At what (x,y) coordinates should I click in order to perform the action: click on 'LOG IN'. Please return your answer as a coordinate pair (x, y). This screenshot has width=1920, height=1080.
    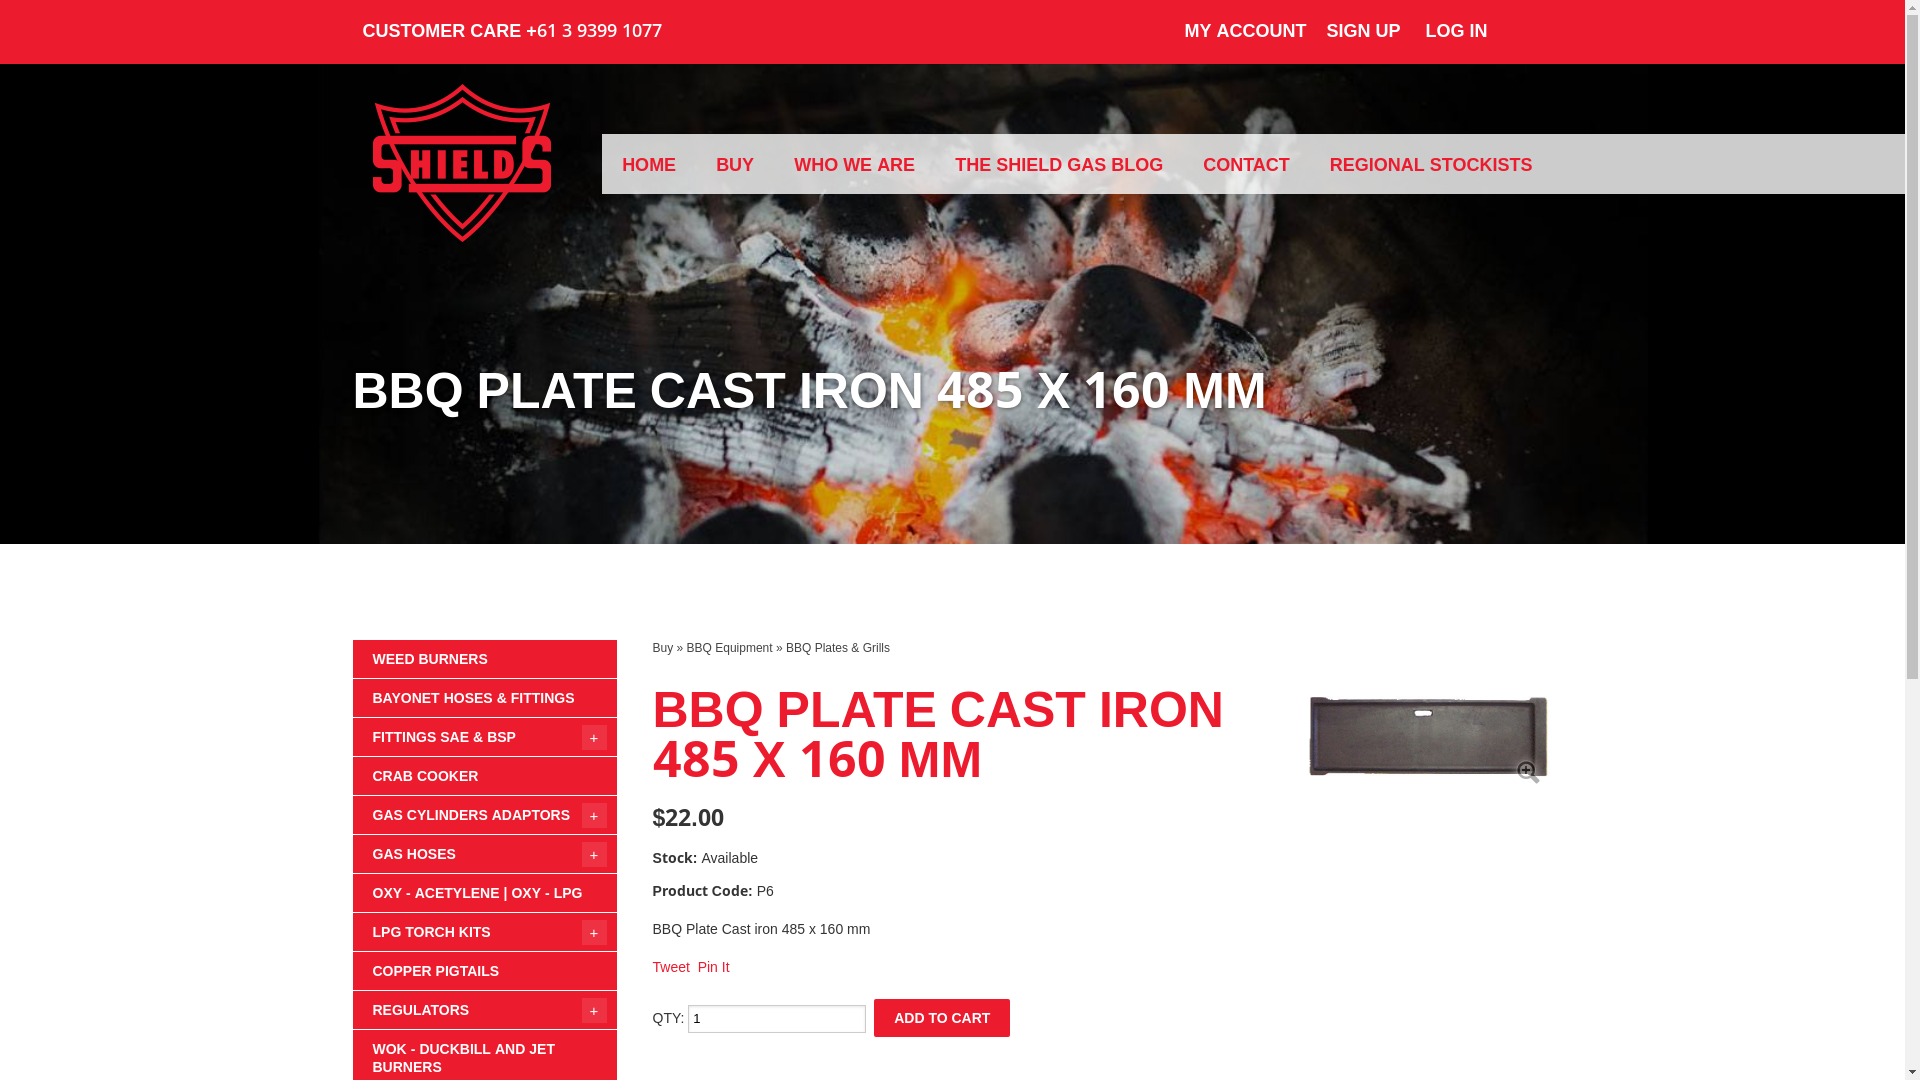
    Looking at the image, I should click on (1469, 30).